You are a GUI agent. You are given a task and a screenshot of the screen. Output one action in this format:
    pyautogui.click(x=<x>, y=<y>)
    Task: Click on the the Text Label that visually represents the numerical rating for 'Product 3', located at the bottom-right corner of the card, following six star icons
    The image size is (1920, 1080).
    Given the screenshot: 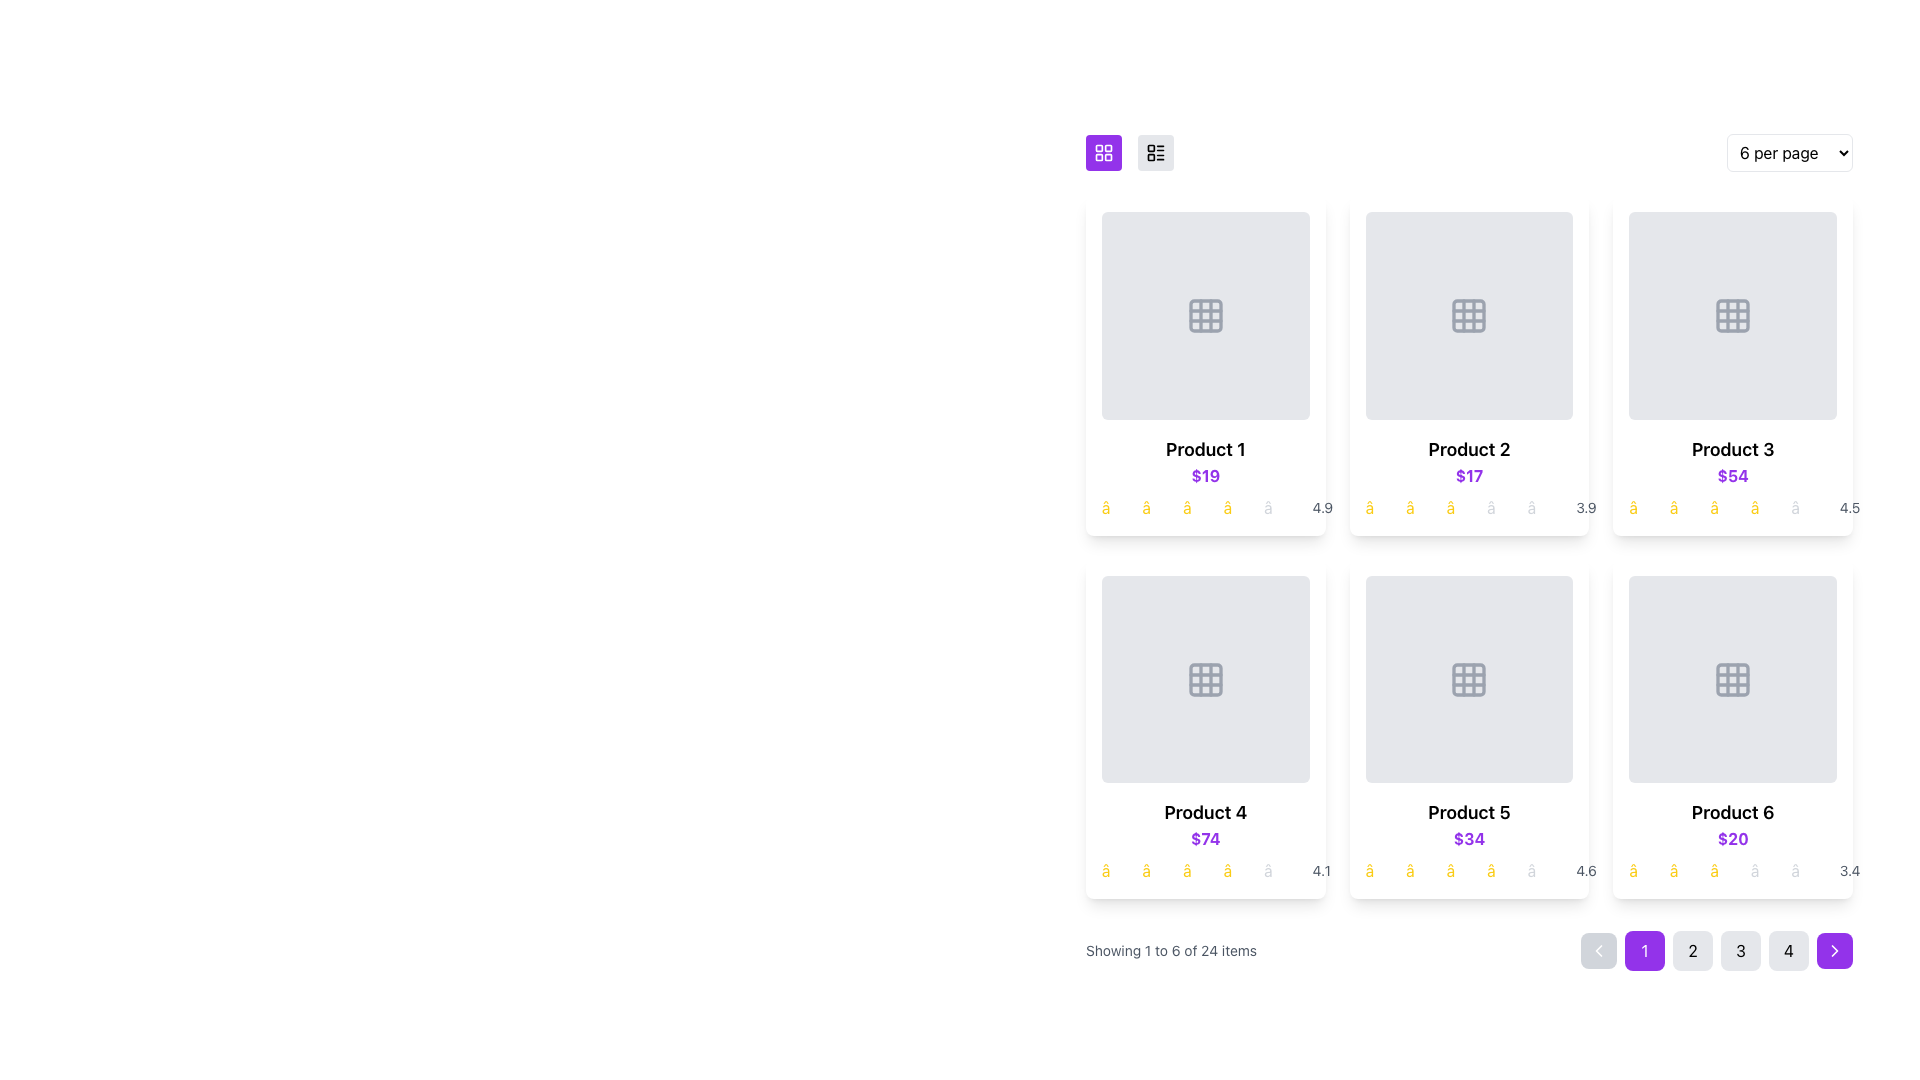 What is the action you would take?
    pyautogui.click(x=1849, y=506)
    